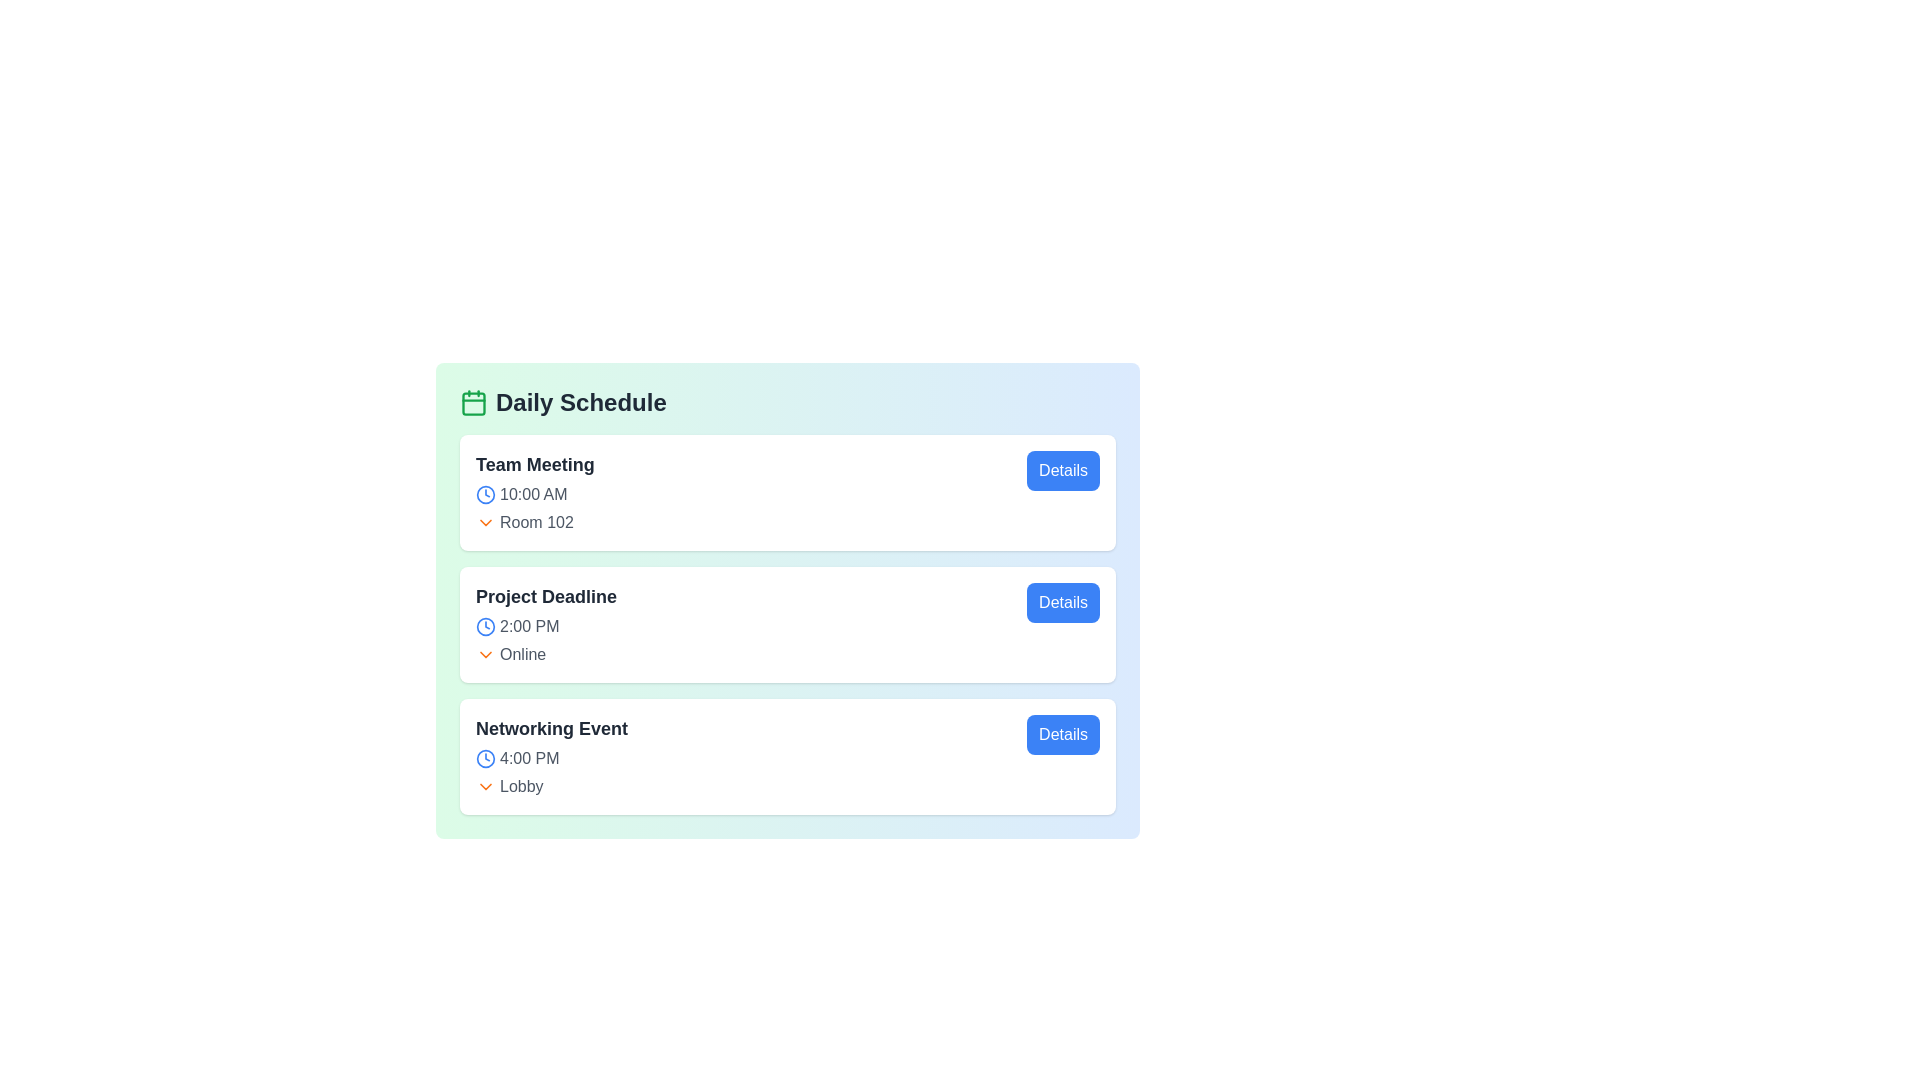 The width and height of the screenshot is (1920, 1080). Describe the element at coordinates (546, 626) in the screenshot. I see `the Text Label displaying '2:00 PM' with a clock icon in the 'Project Deadline' section` at that location.